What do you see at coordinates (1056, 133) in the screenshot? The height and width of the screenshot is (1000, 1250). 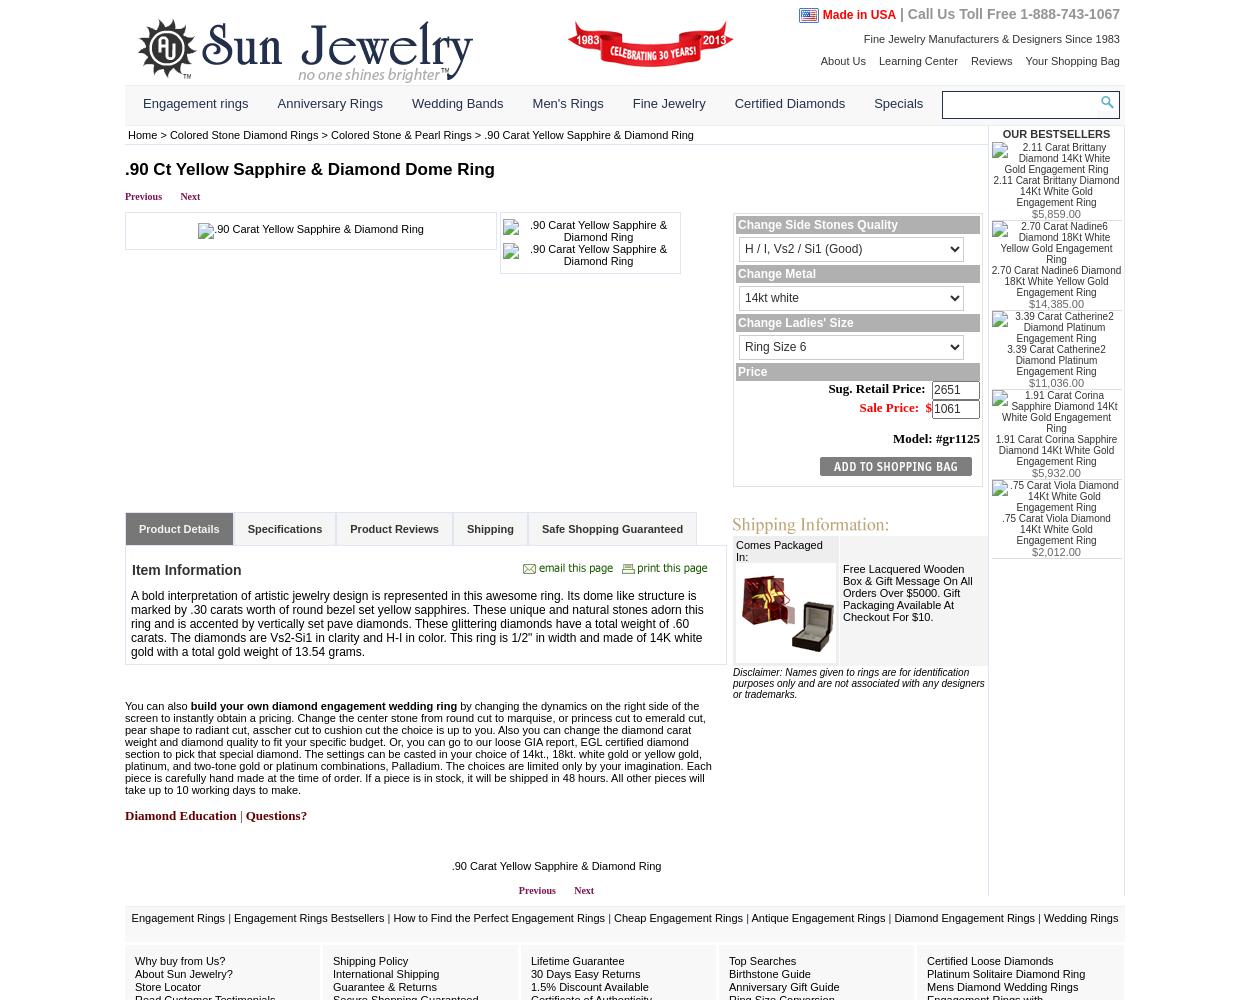 I see `'Our Bestsellers'` at bounding box center [1056, 133].